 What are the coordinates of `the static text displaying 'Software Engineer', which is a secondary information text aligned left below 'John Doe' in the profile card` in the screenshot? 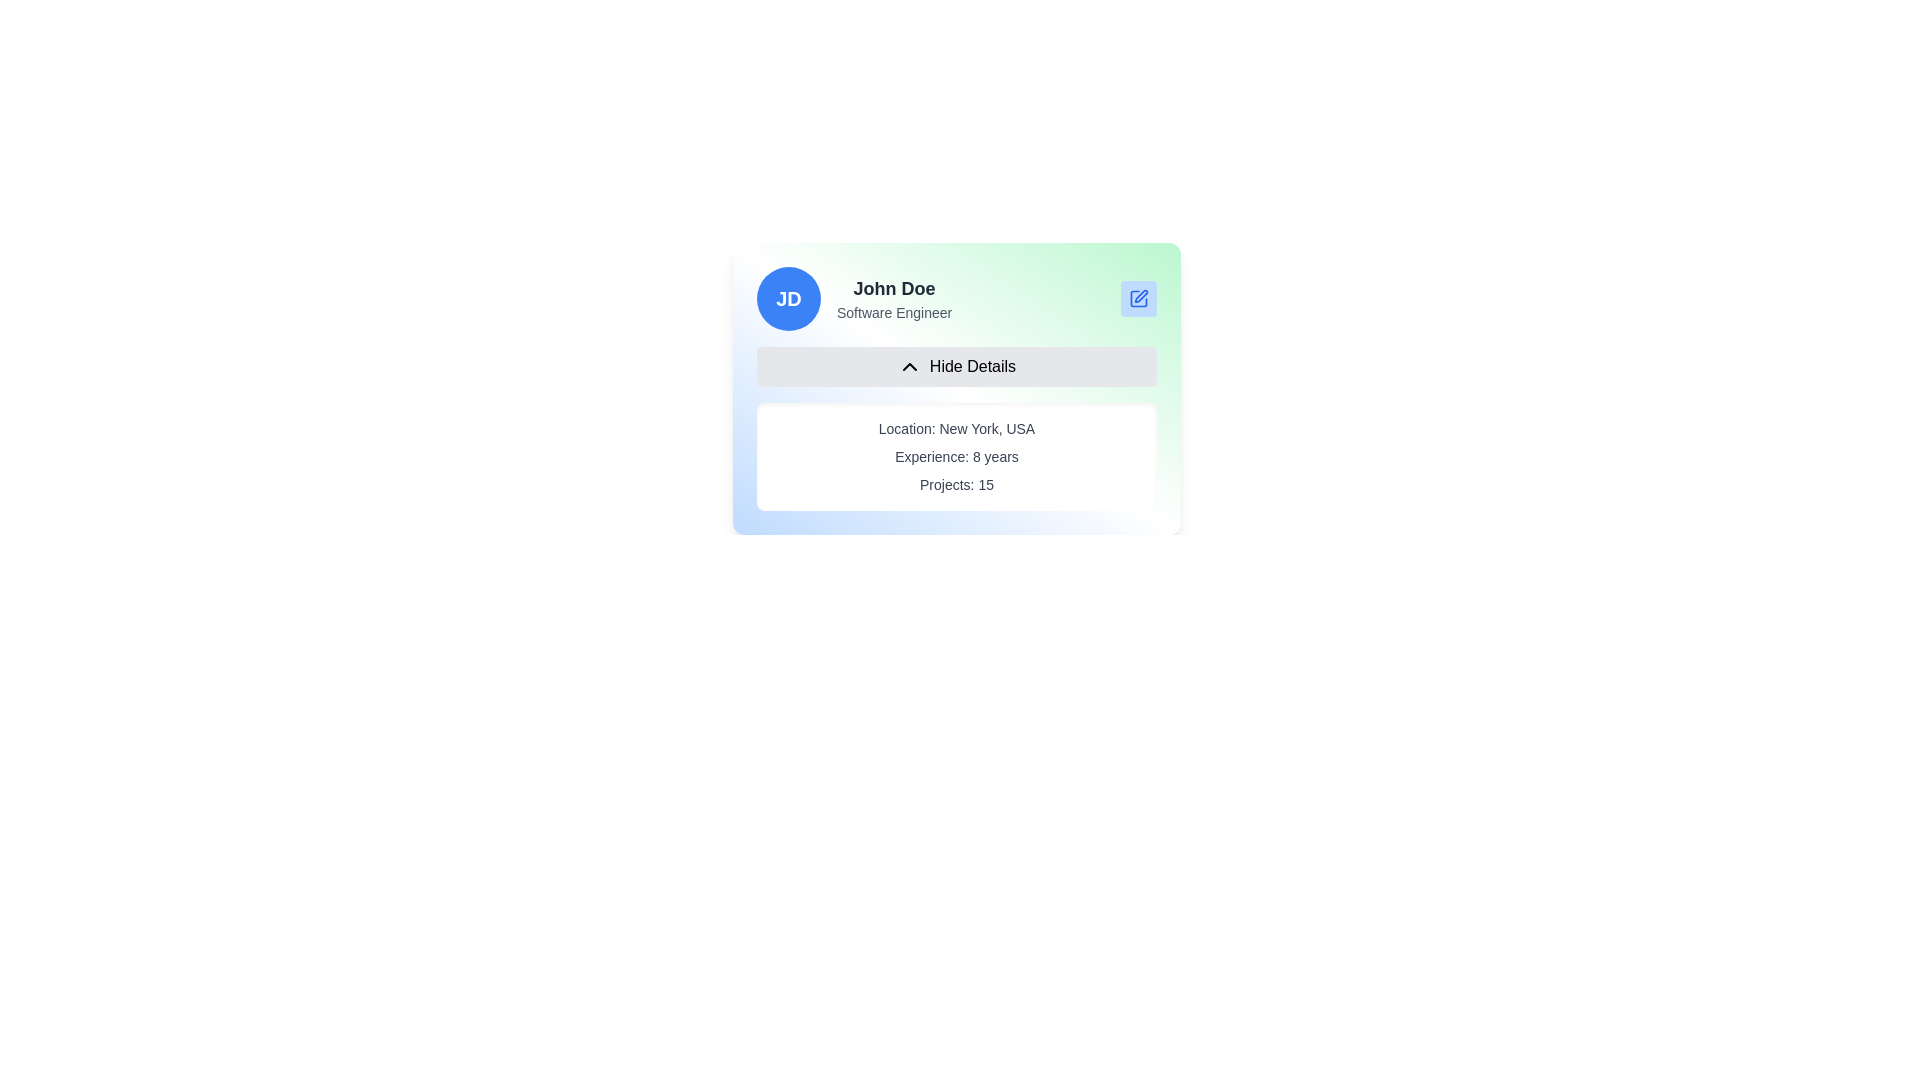 It's located at (893, 312).